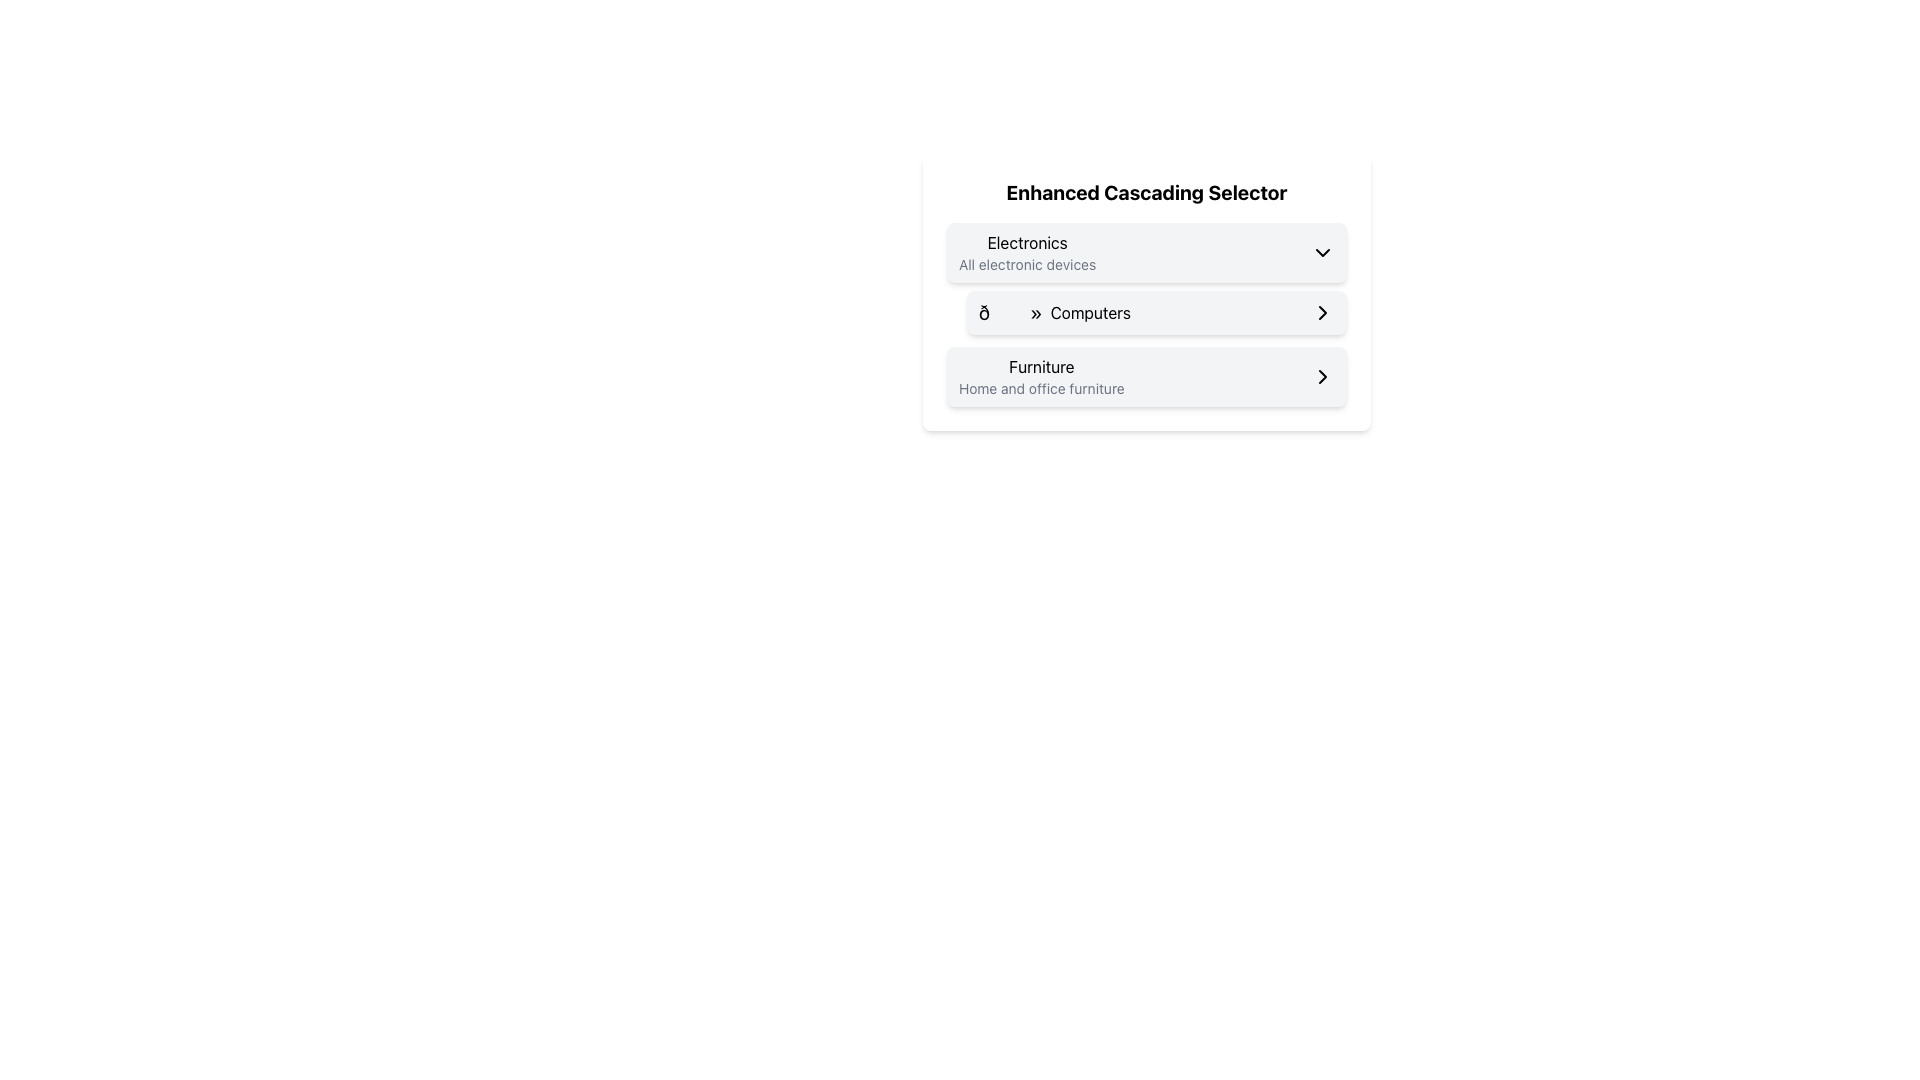  I want to click on the 'Furniture' button, which has a title and subtext indicating navigation, located in the lower section of the menu, so click(1147, 377).